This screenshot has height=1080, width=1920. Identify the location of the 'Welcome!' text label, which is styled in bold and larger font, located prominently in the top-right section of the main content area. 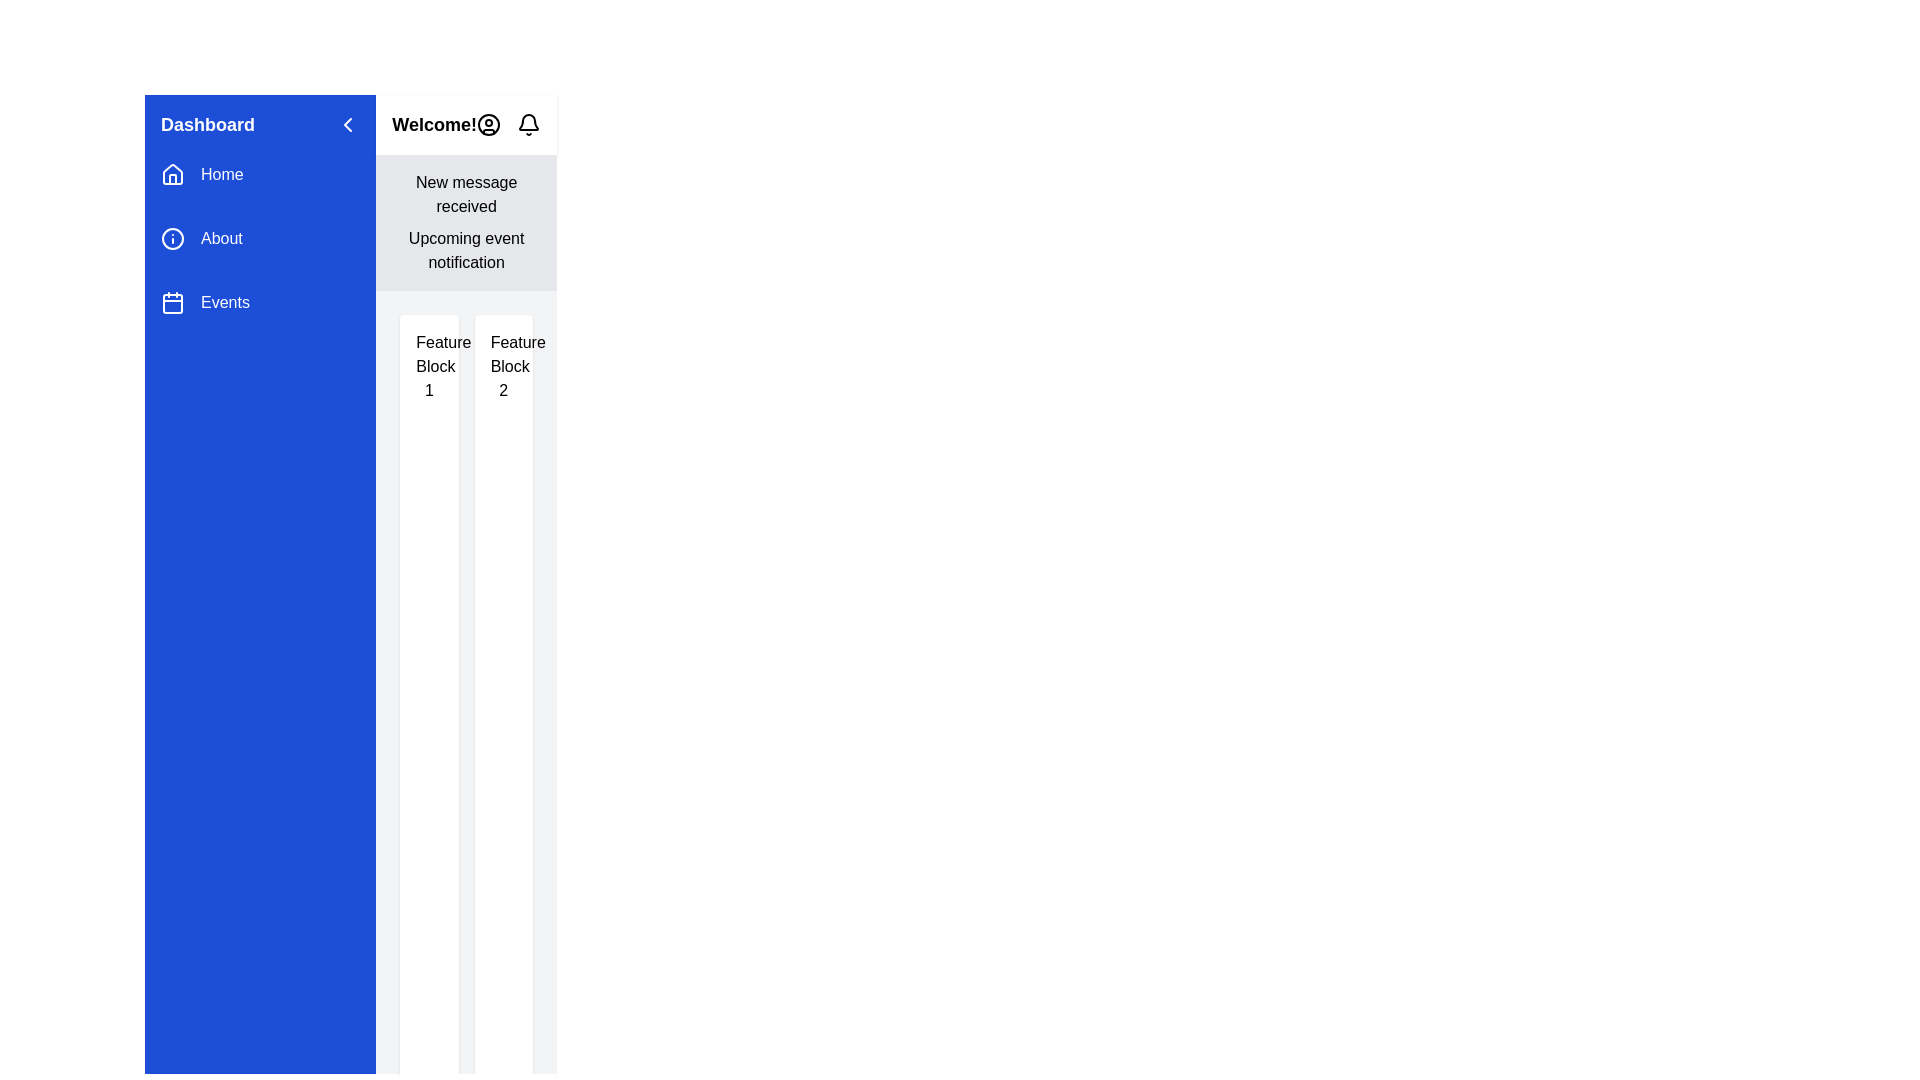
(433, 124).